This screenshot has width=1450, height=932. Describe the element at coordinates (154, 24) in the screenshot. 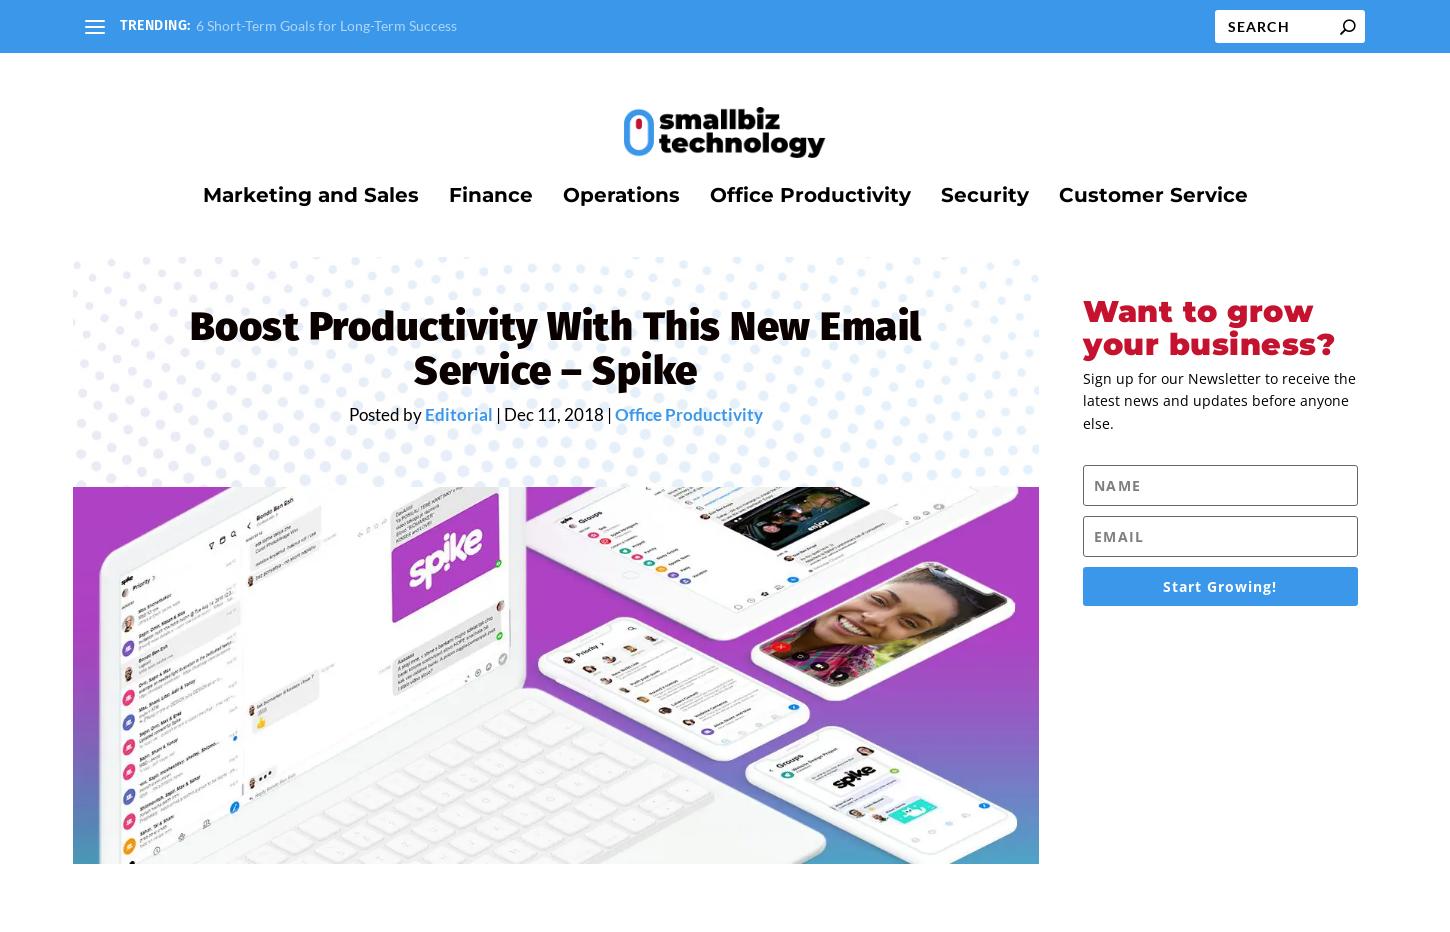

I see `'TRENDING:'` at that location.